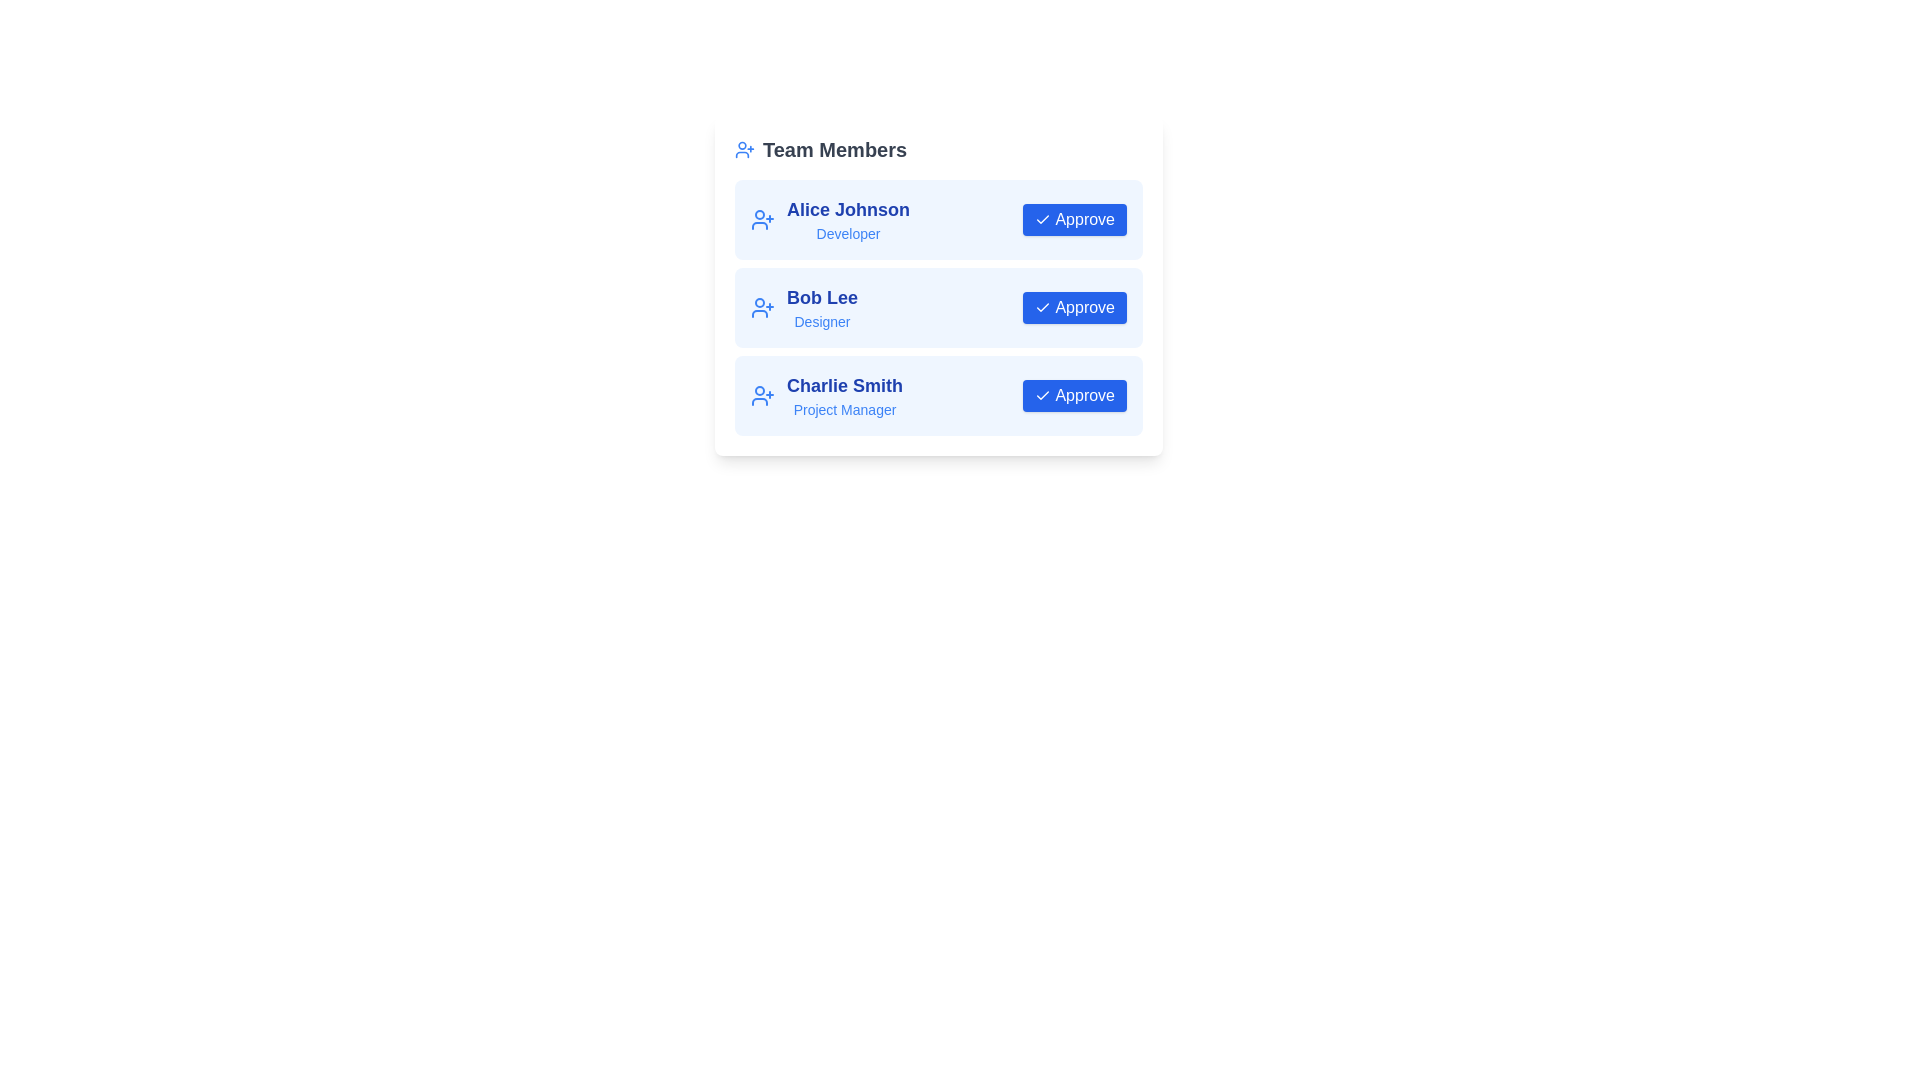  I want to click on the user addition icon located next to 'Bob Lee' in the 'Team Members' list, so click(762, 308).